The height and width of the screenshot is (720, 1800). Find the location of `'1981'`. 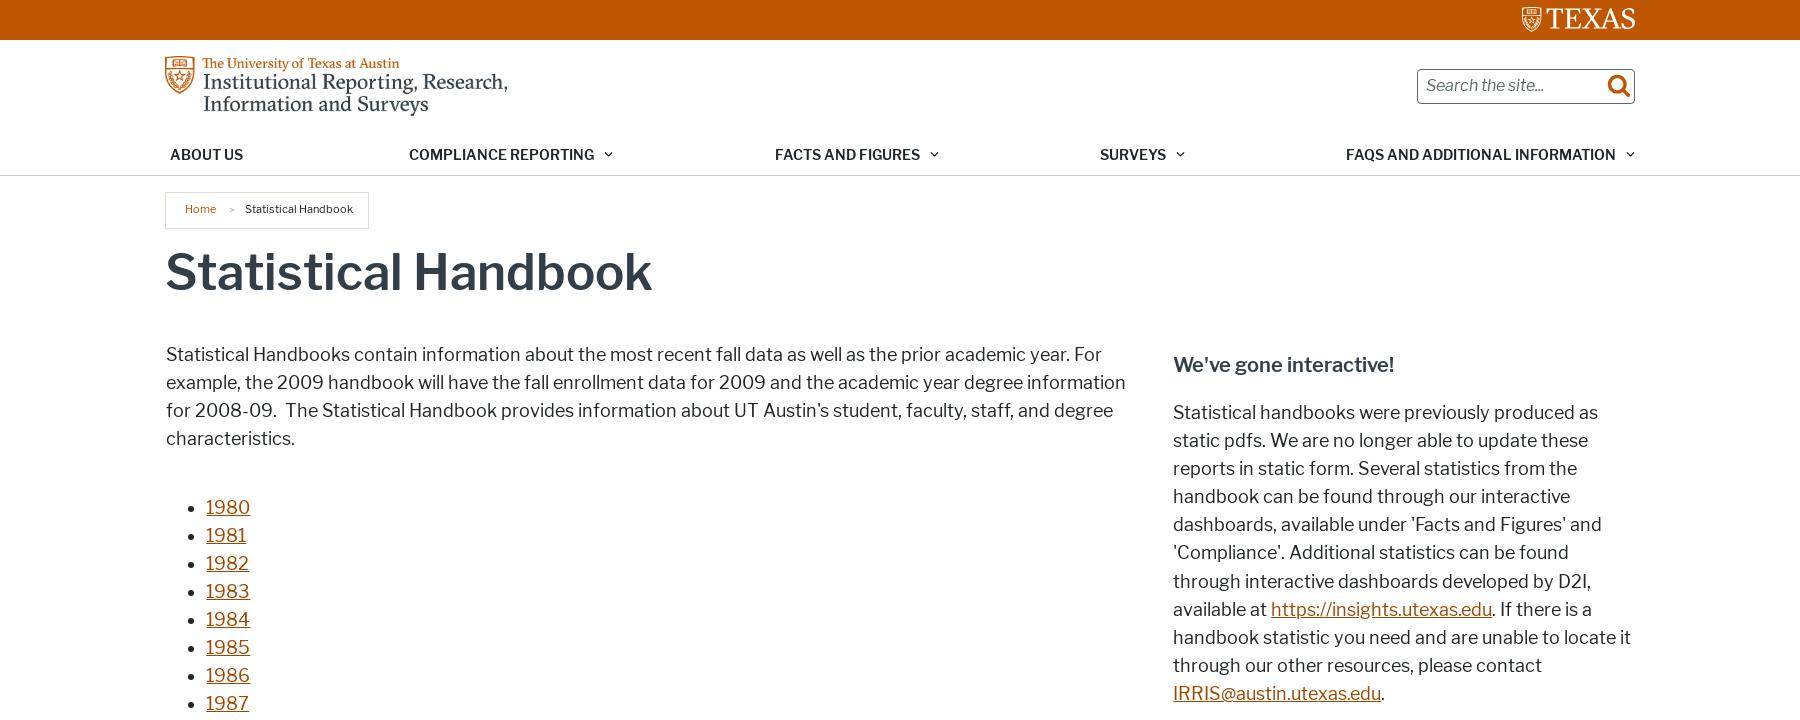

'1981' is located at coordinates (225, 534).